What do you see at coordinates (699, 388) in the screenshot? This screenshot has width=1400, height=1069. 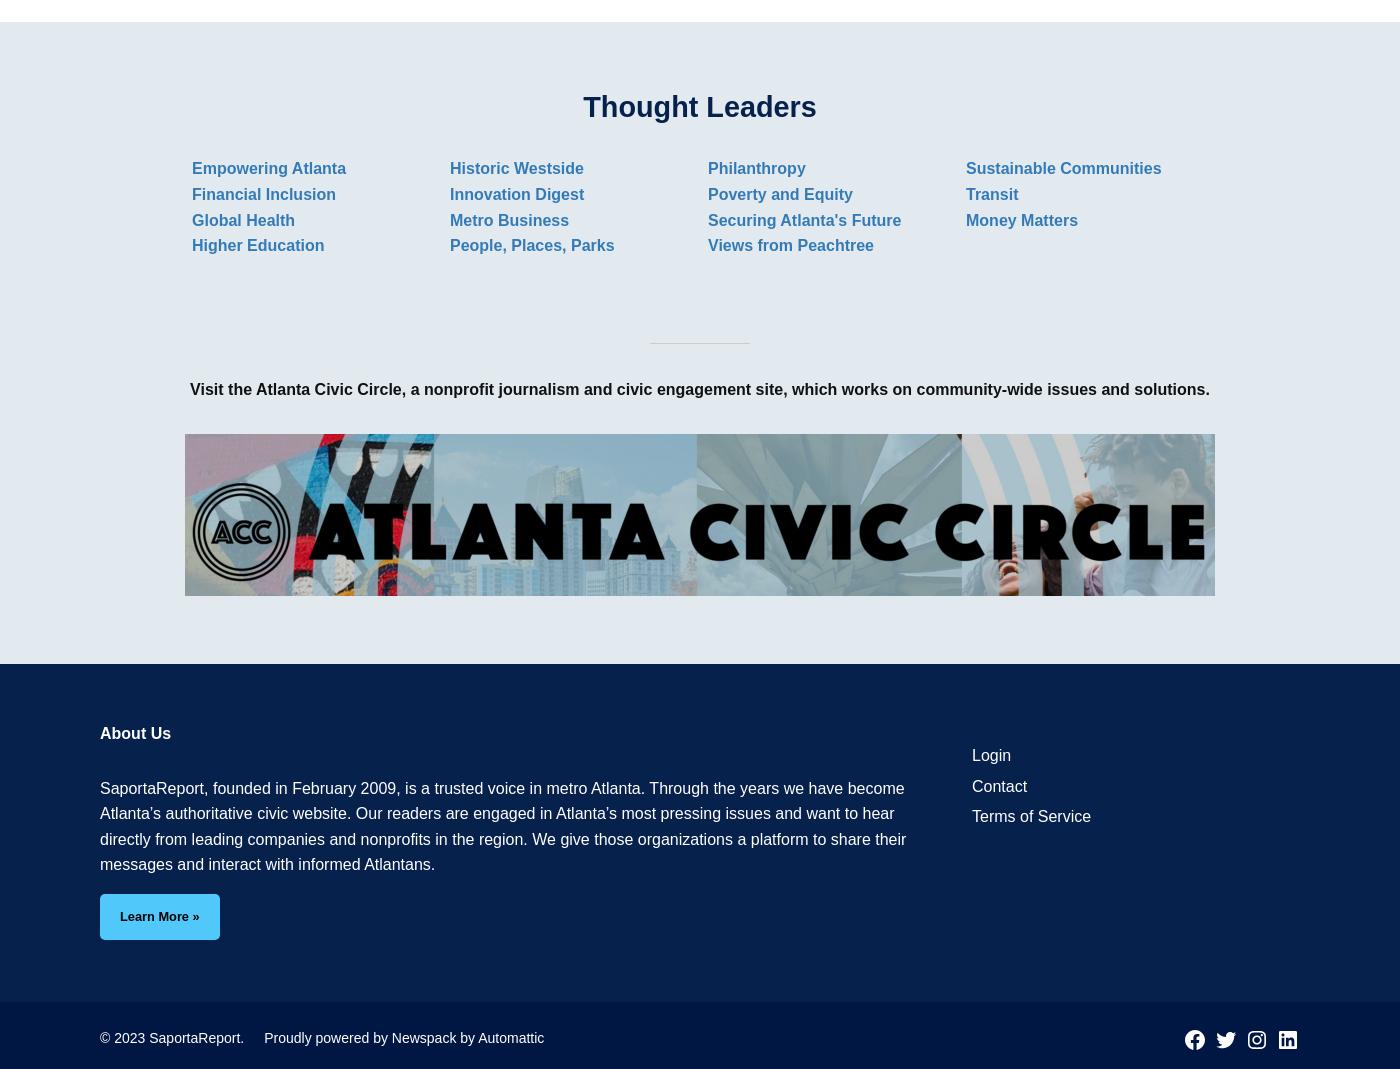 I see `'Visit the Atlanta Civic Circle, a nonprofit journalism and civic engagement site, which works on community-wide issues and solutions.'` at bounding box center [699, 388].